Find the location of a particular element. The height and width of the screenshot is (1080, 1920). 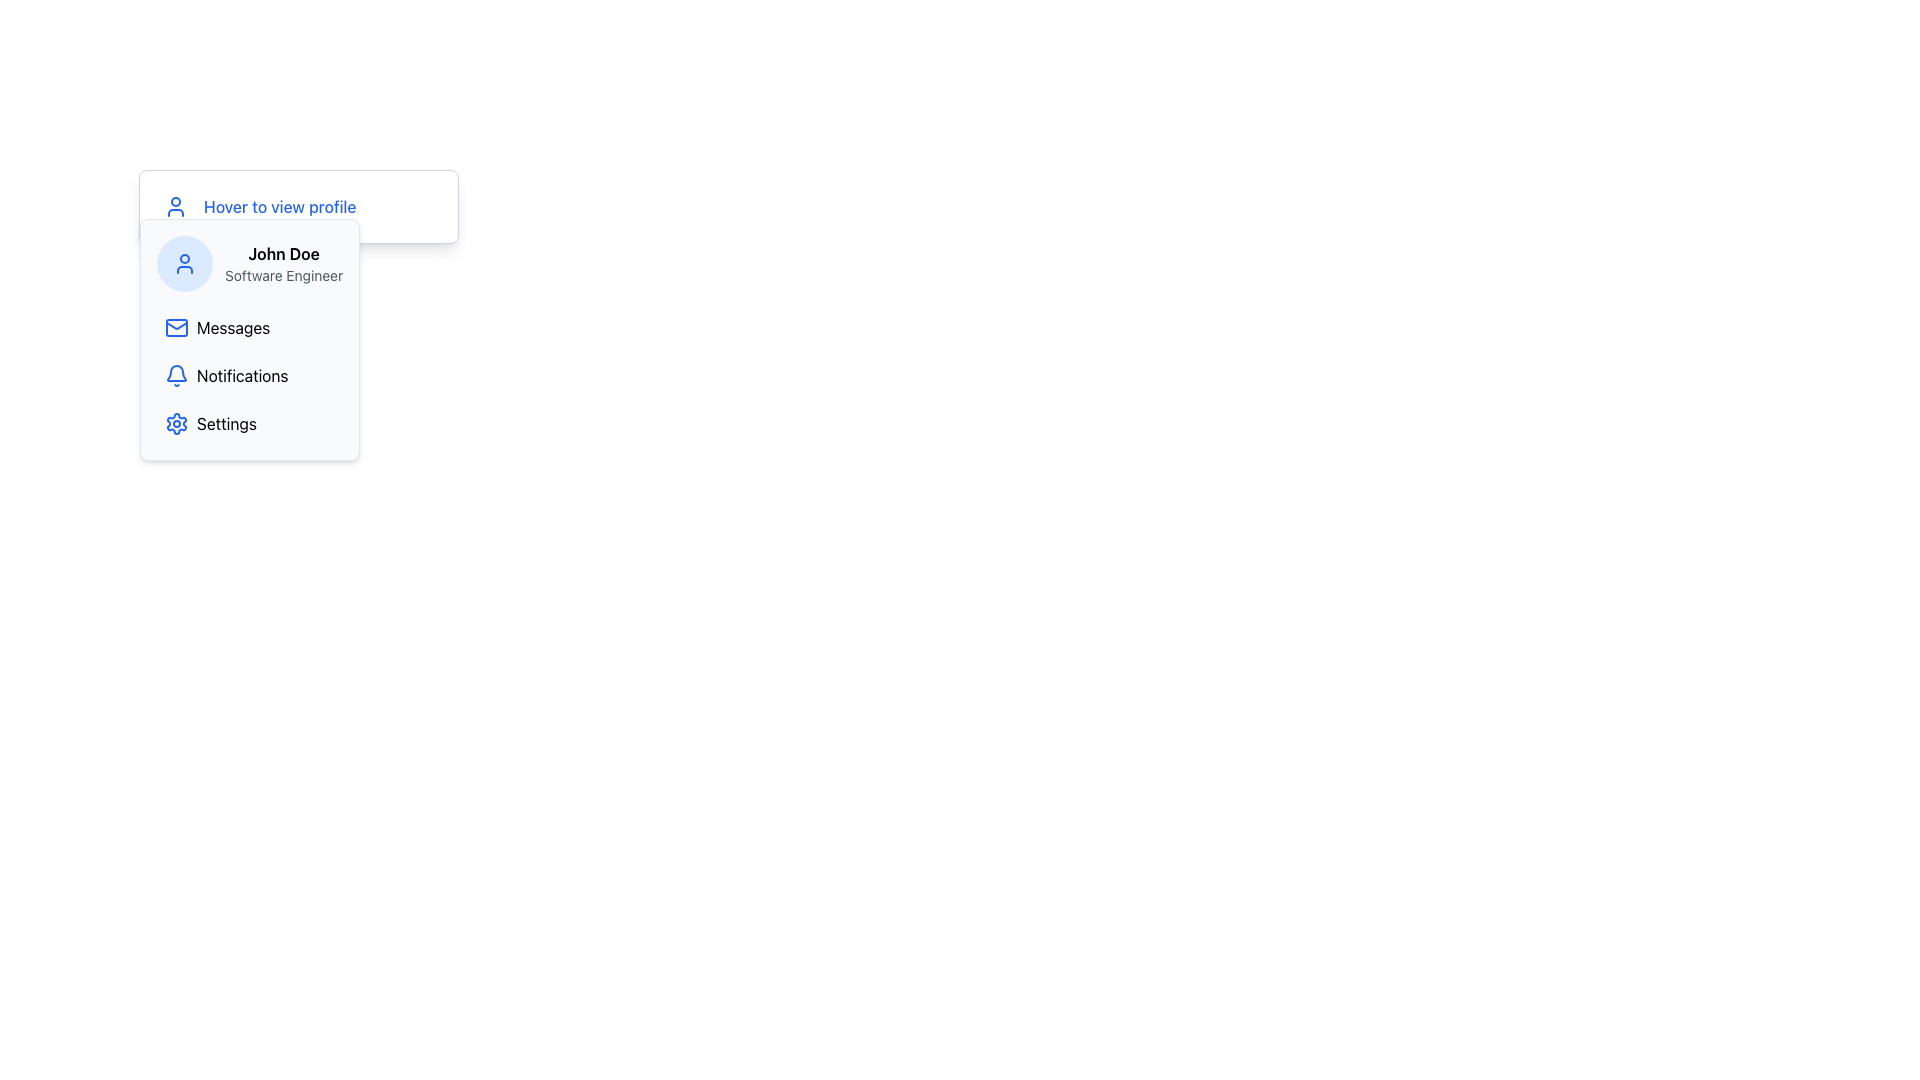

the user name text label in the profile menu section, which is located above the 'Software Engineer' text element is located at coordinates (283, 253).